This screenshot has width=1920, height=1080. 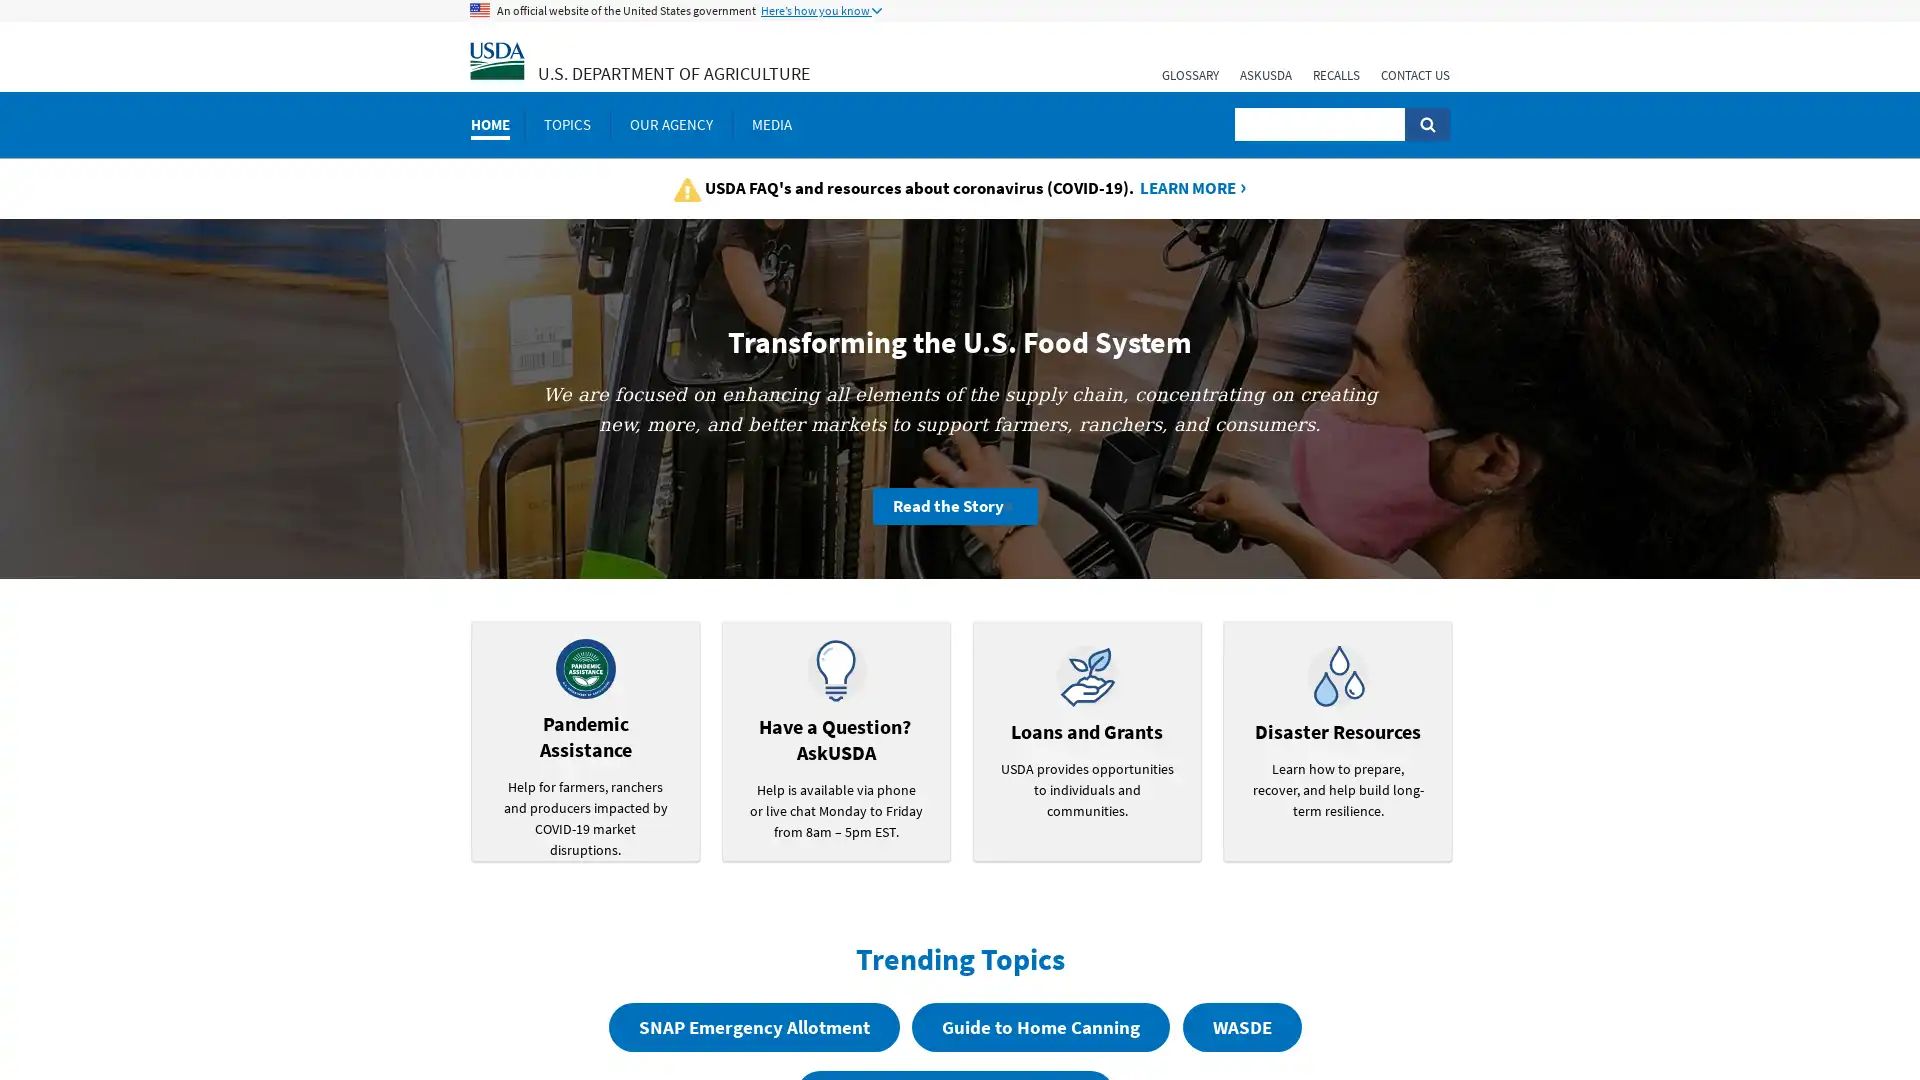 What do you see at coordinates (584, 740) in the screenshot?
I see `pandemic assistance logo Pandemic Assistance Help for farmers, ranchers and producers impacted by COVID-19 market disruptions.` at bounding box center [584, 740].